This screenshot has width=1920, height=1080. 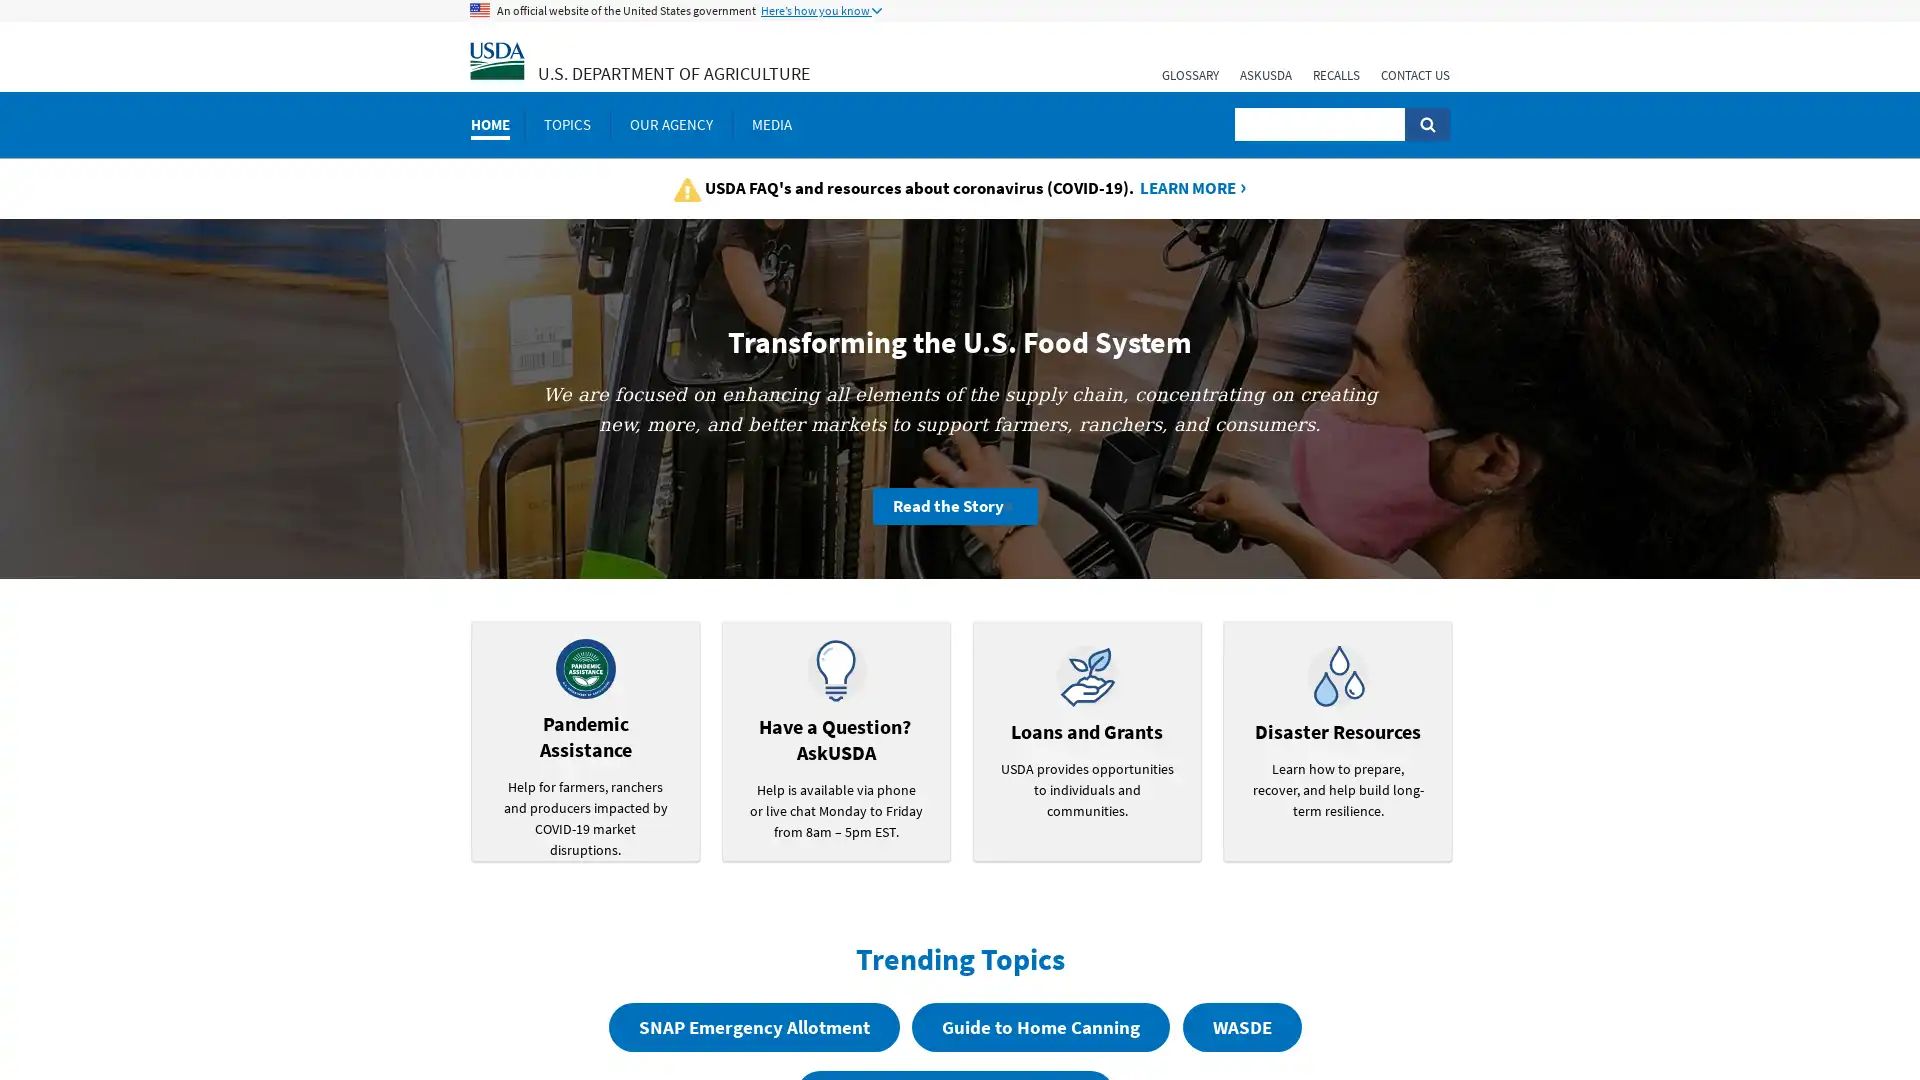 What do you see at coordinates (584, 740) in the screenshot?
I see `pandemic assistance logo Pandemic Assistance Help for farmers, ranchers and producers impacted by COVID-19 market disruptions.` at bounding box center [584, 740].